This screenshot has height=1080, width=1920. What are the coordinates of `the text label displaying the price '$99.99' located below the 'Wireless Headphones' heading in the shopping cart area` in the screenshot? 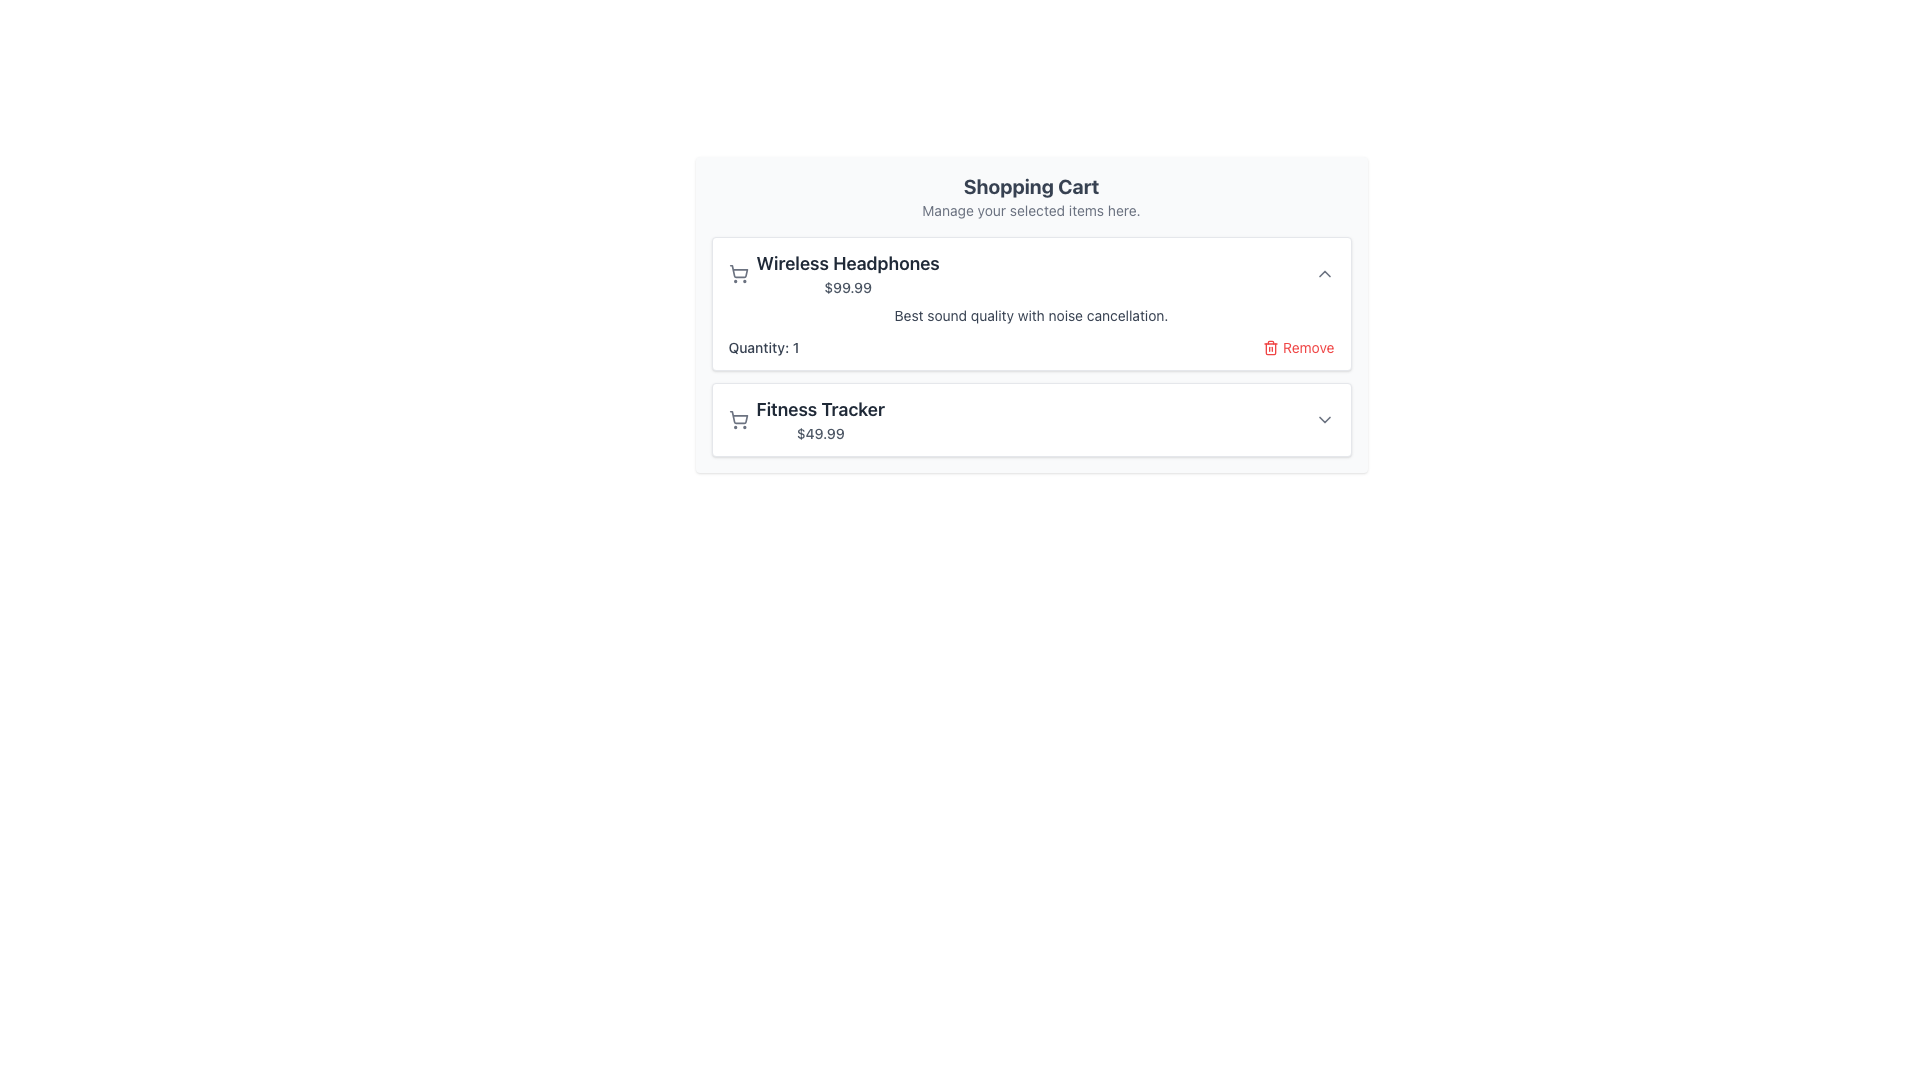 It's located at (848, 288).